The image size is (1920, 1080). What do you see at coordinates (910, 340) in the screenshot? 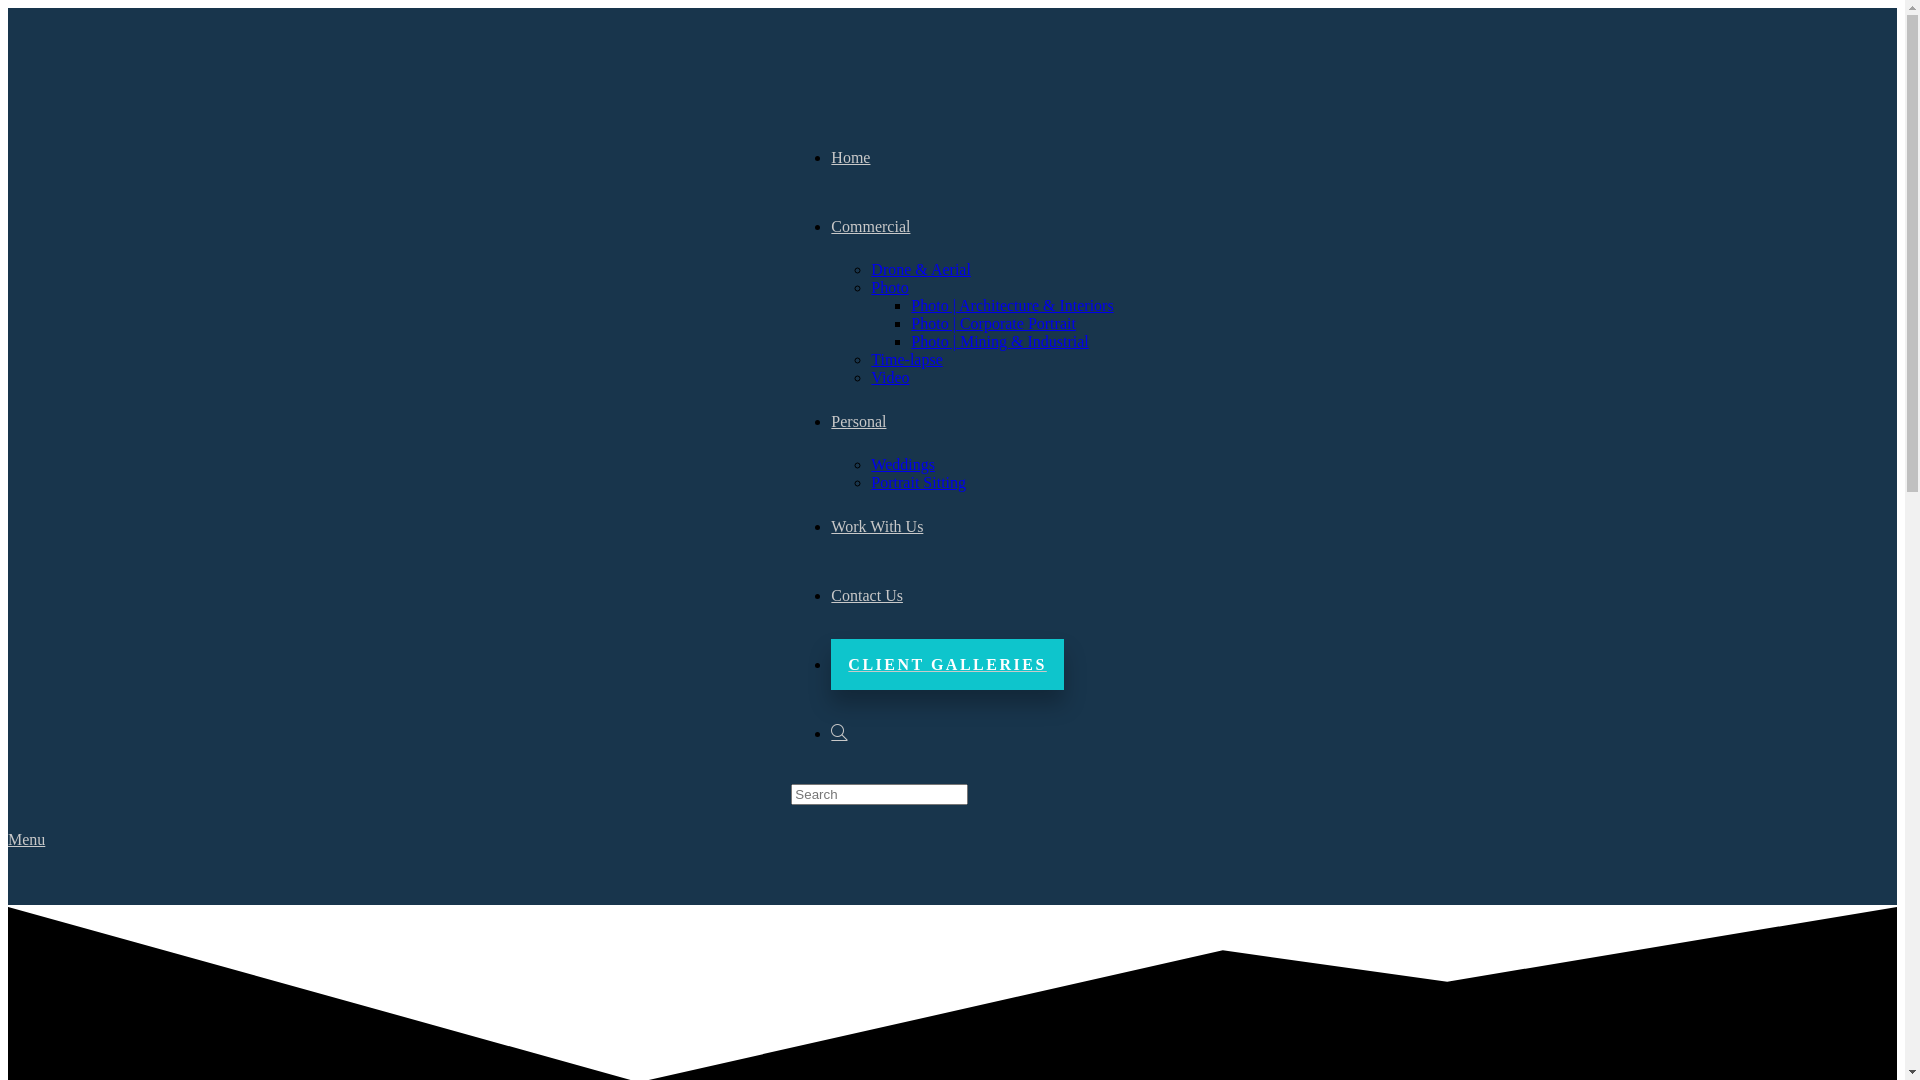
I see `'Photo | Mining & Industrial'` at bounding box center [910, 340].